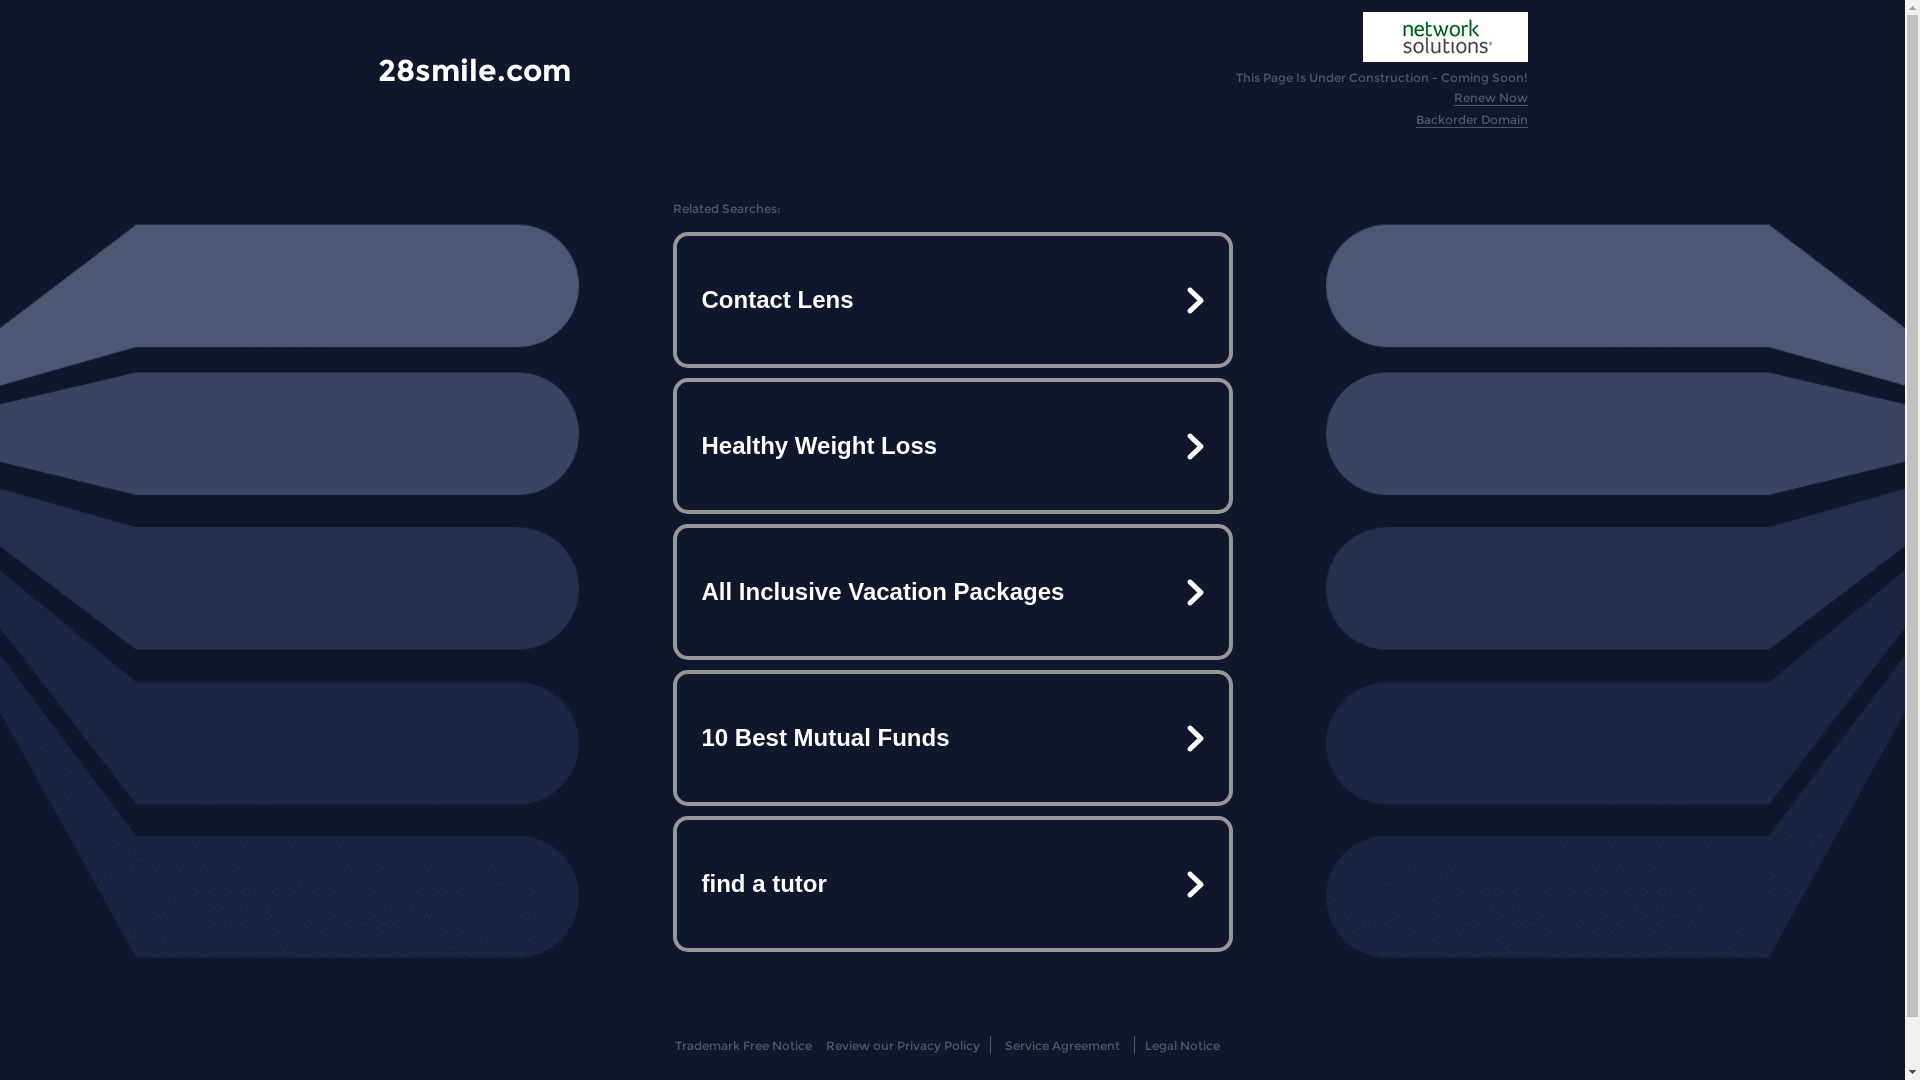 This screenshot has width=1920, height=1080. What do you see at coordinates (1182, 1044) in the screenshot?
I see `'Legal Notice'` at bounding box center [1182, 1044].